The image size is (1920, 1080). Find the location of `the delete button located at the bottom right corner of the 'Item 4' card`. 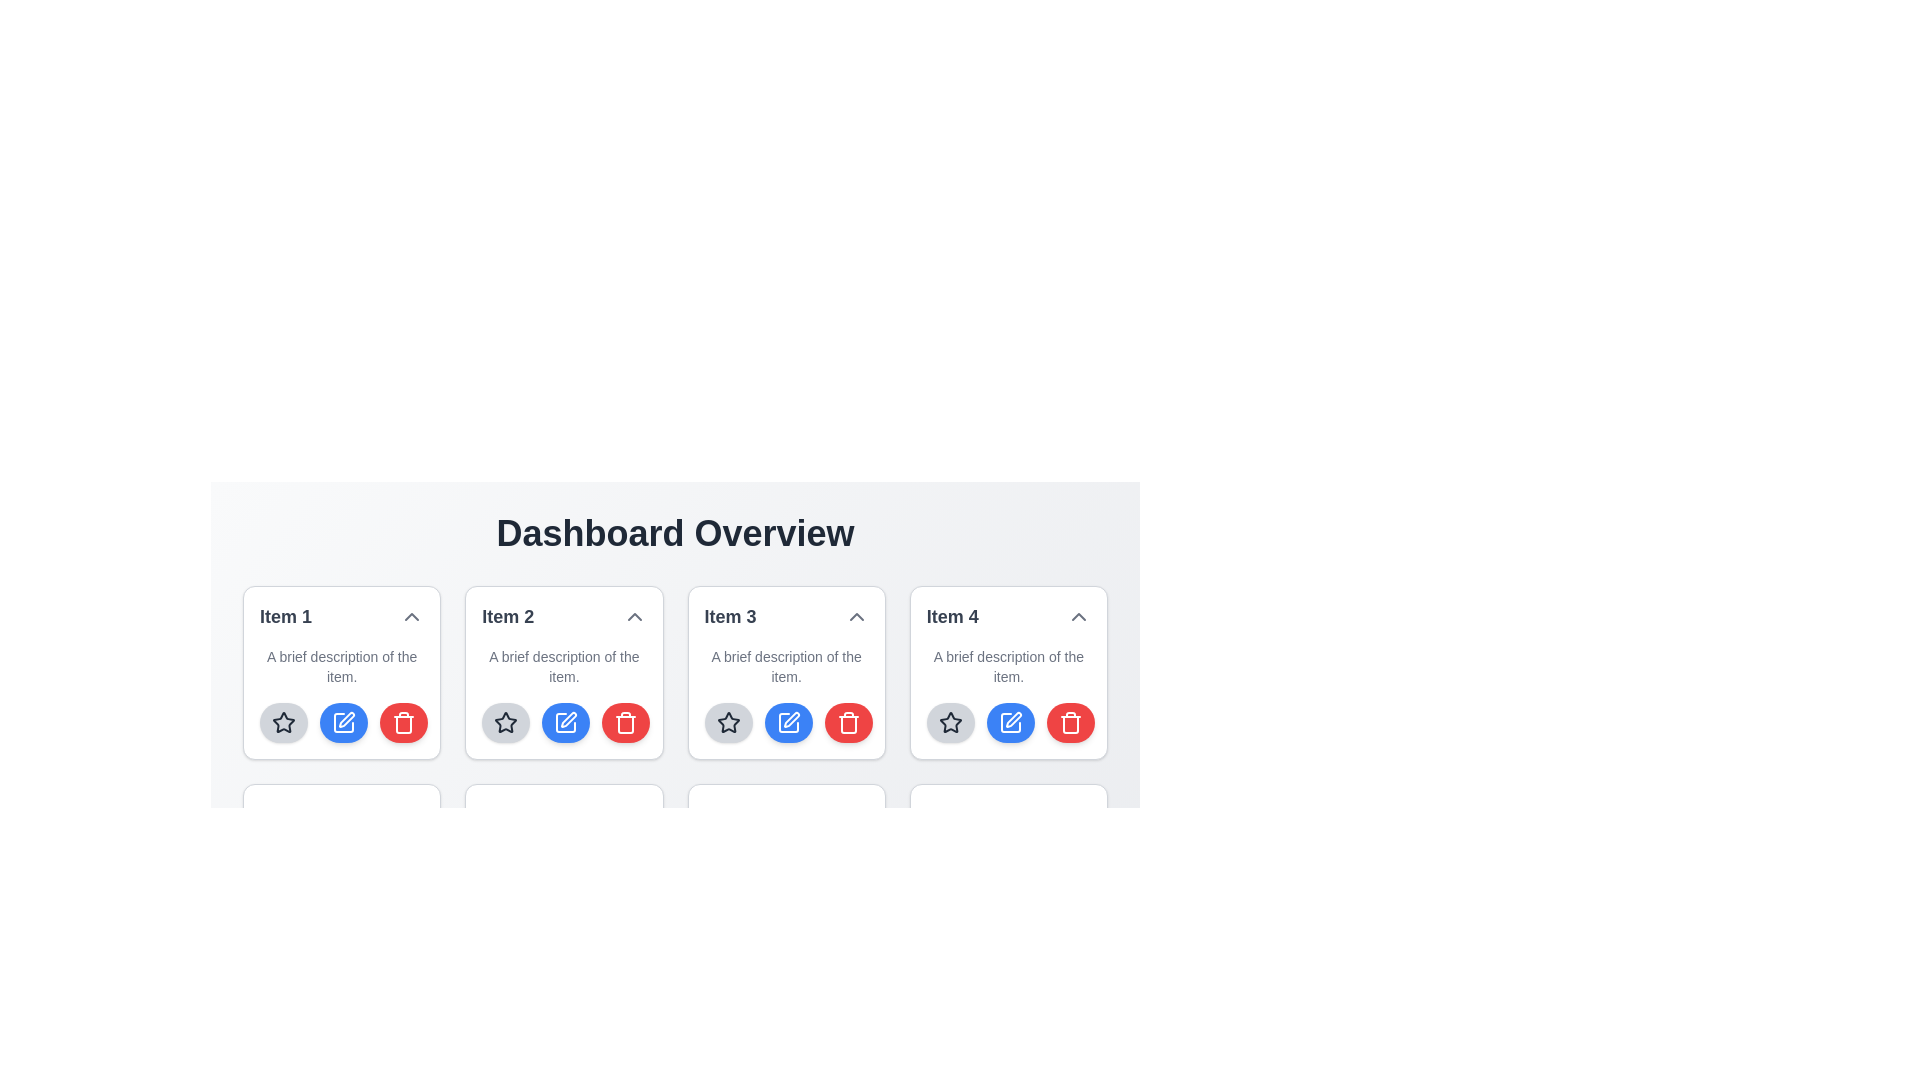

the delete button located at the bottom right corner of the 'Item 4' card is located at coordinates (1069, 722).